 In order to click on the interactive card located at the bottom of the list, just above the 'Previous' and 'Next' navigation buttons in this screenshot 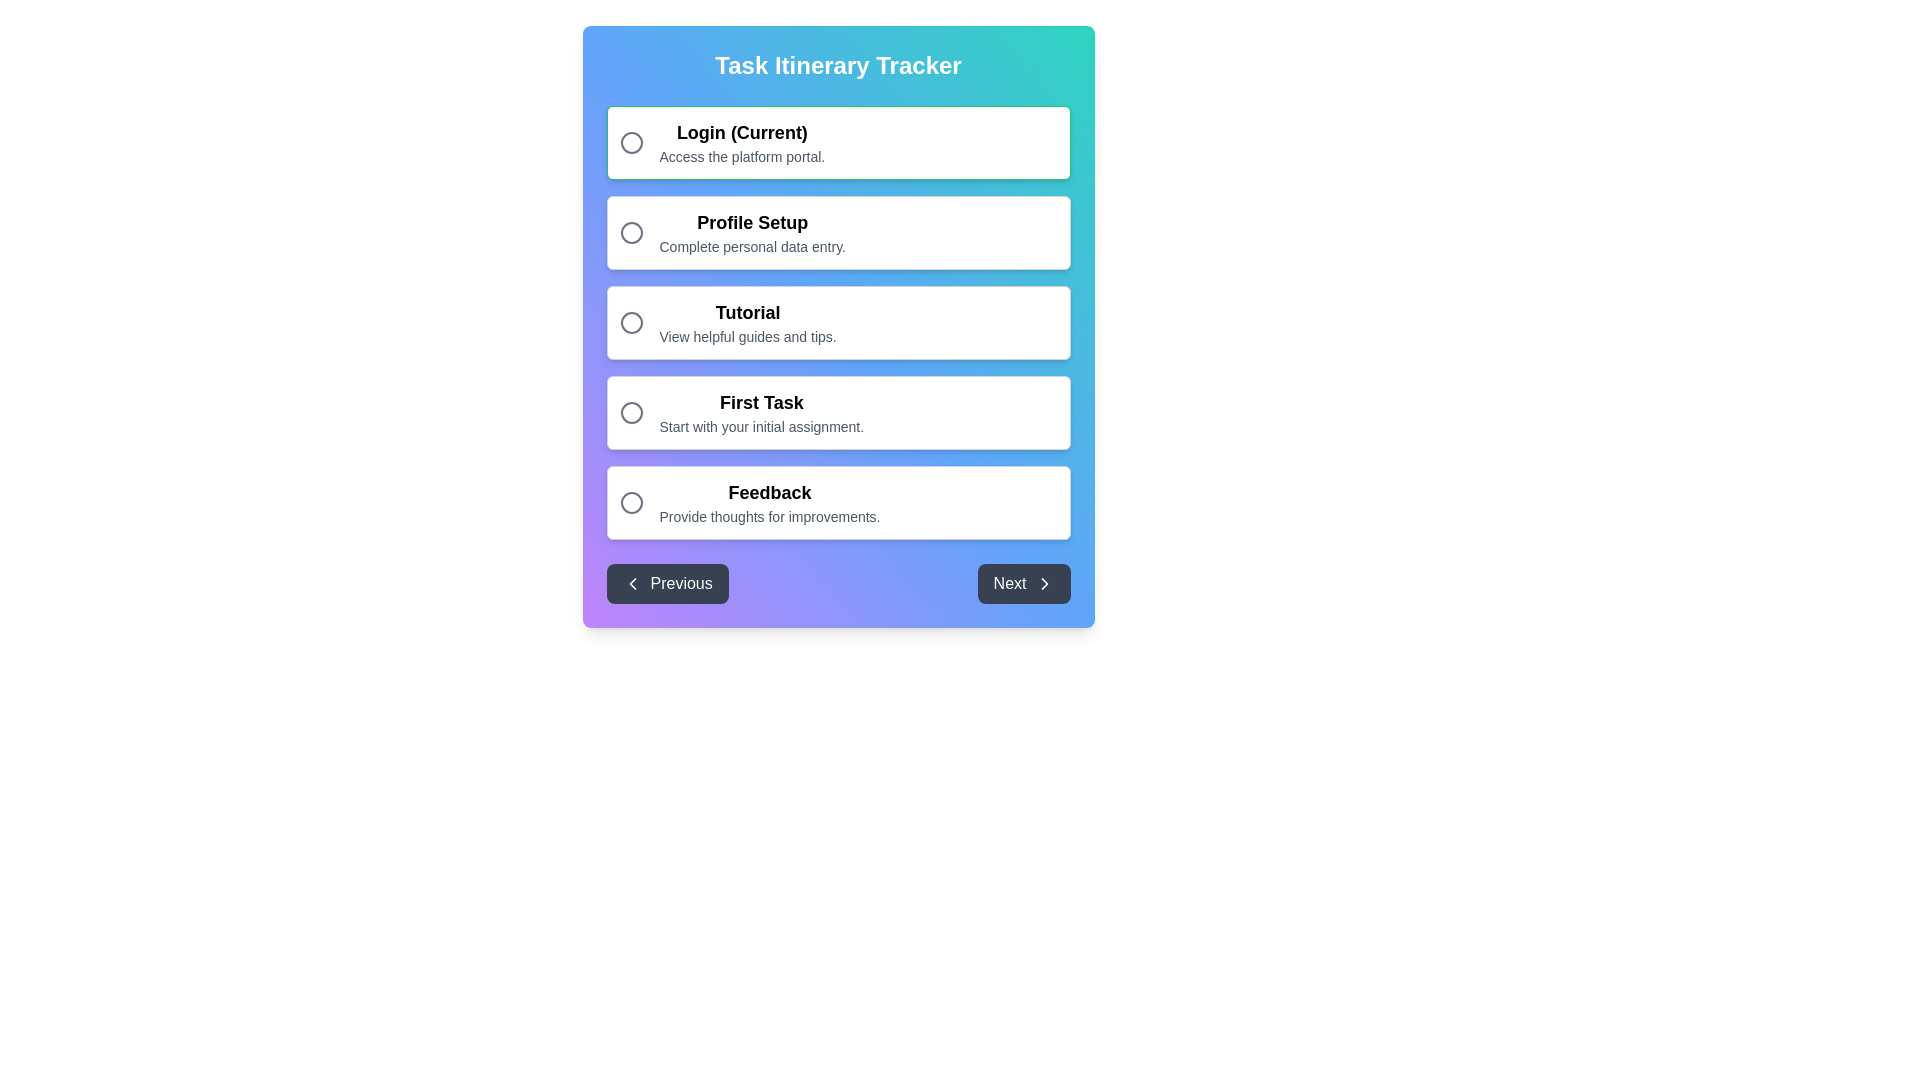, I will do `click(838, 501)`.